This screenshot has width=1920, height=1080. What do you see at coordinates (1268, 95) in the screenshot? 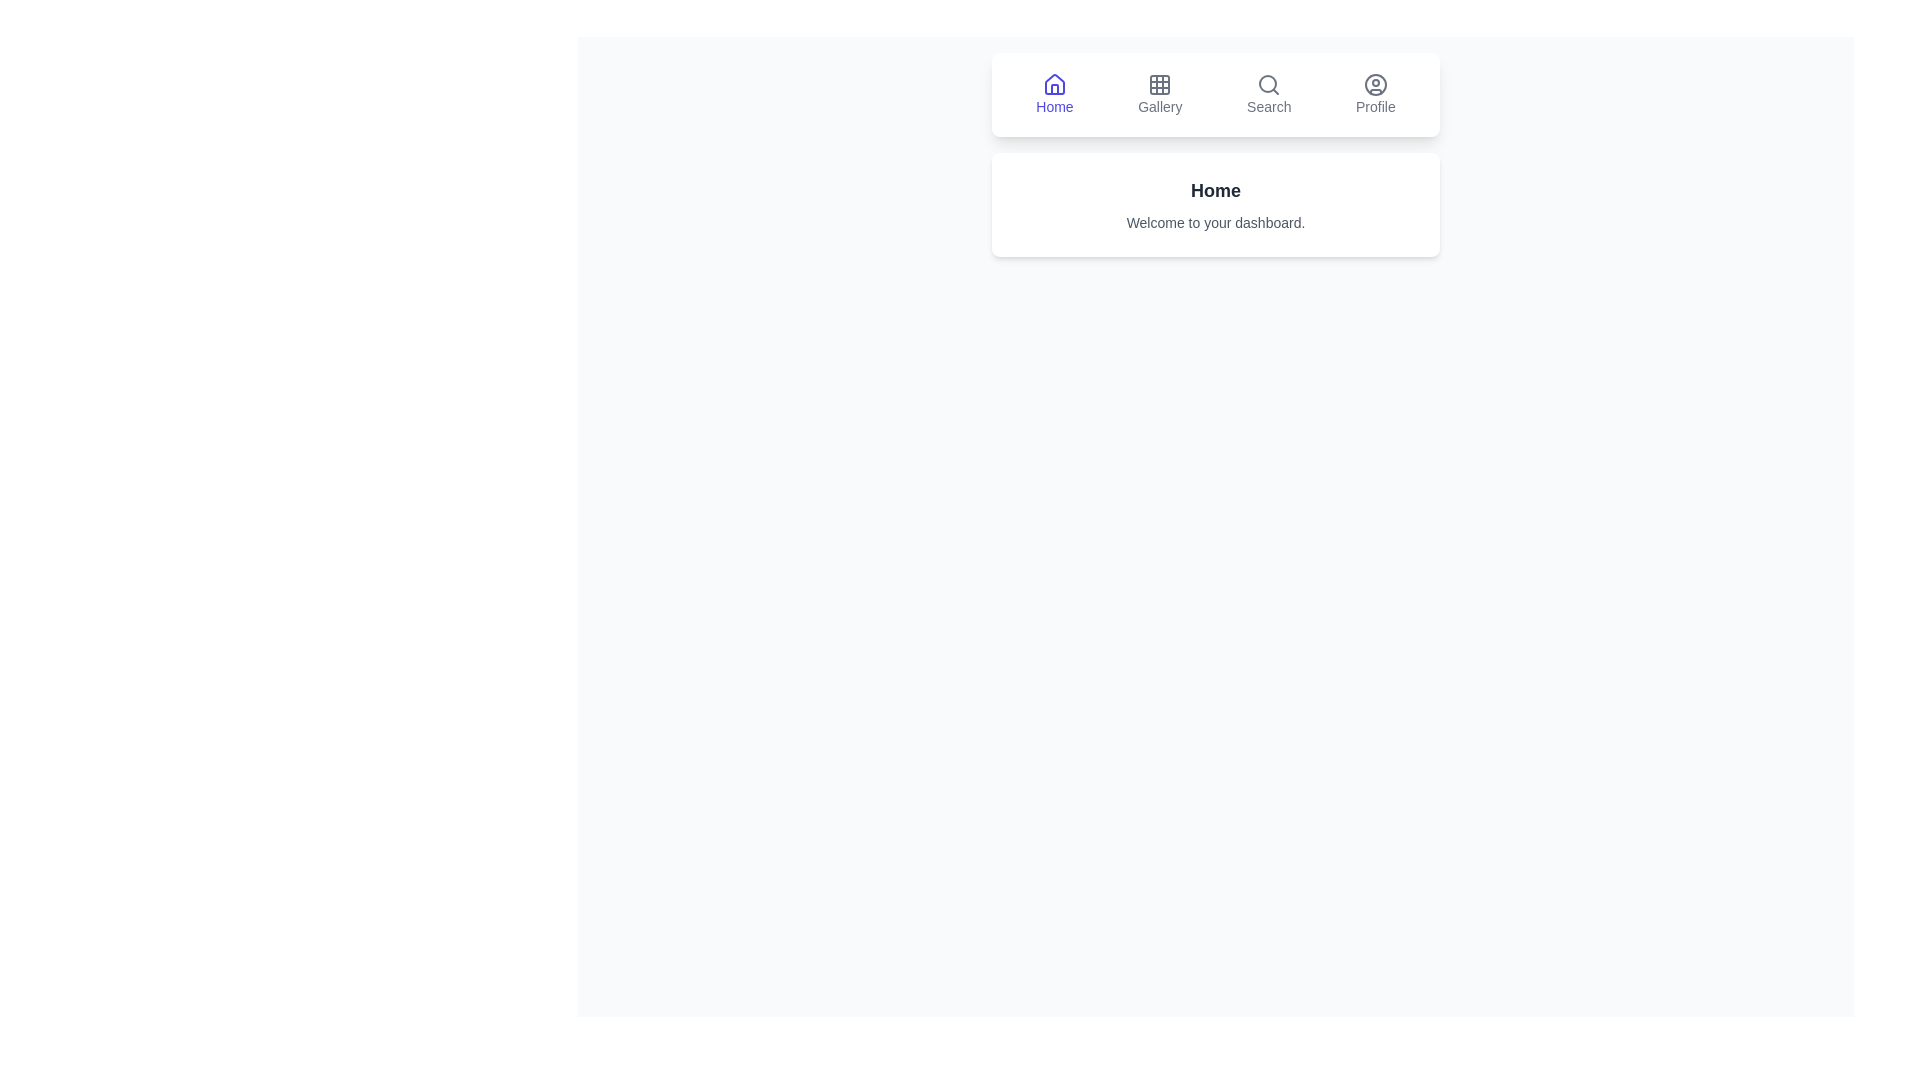
I see `the icon labeled Search in the navigation bar` at bounding box center [1268, 95].